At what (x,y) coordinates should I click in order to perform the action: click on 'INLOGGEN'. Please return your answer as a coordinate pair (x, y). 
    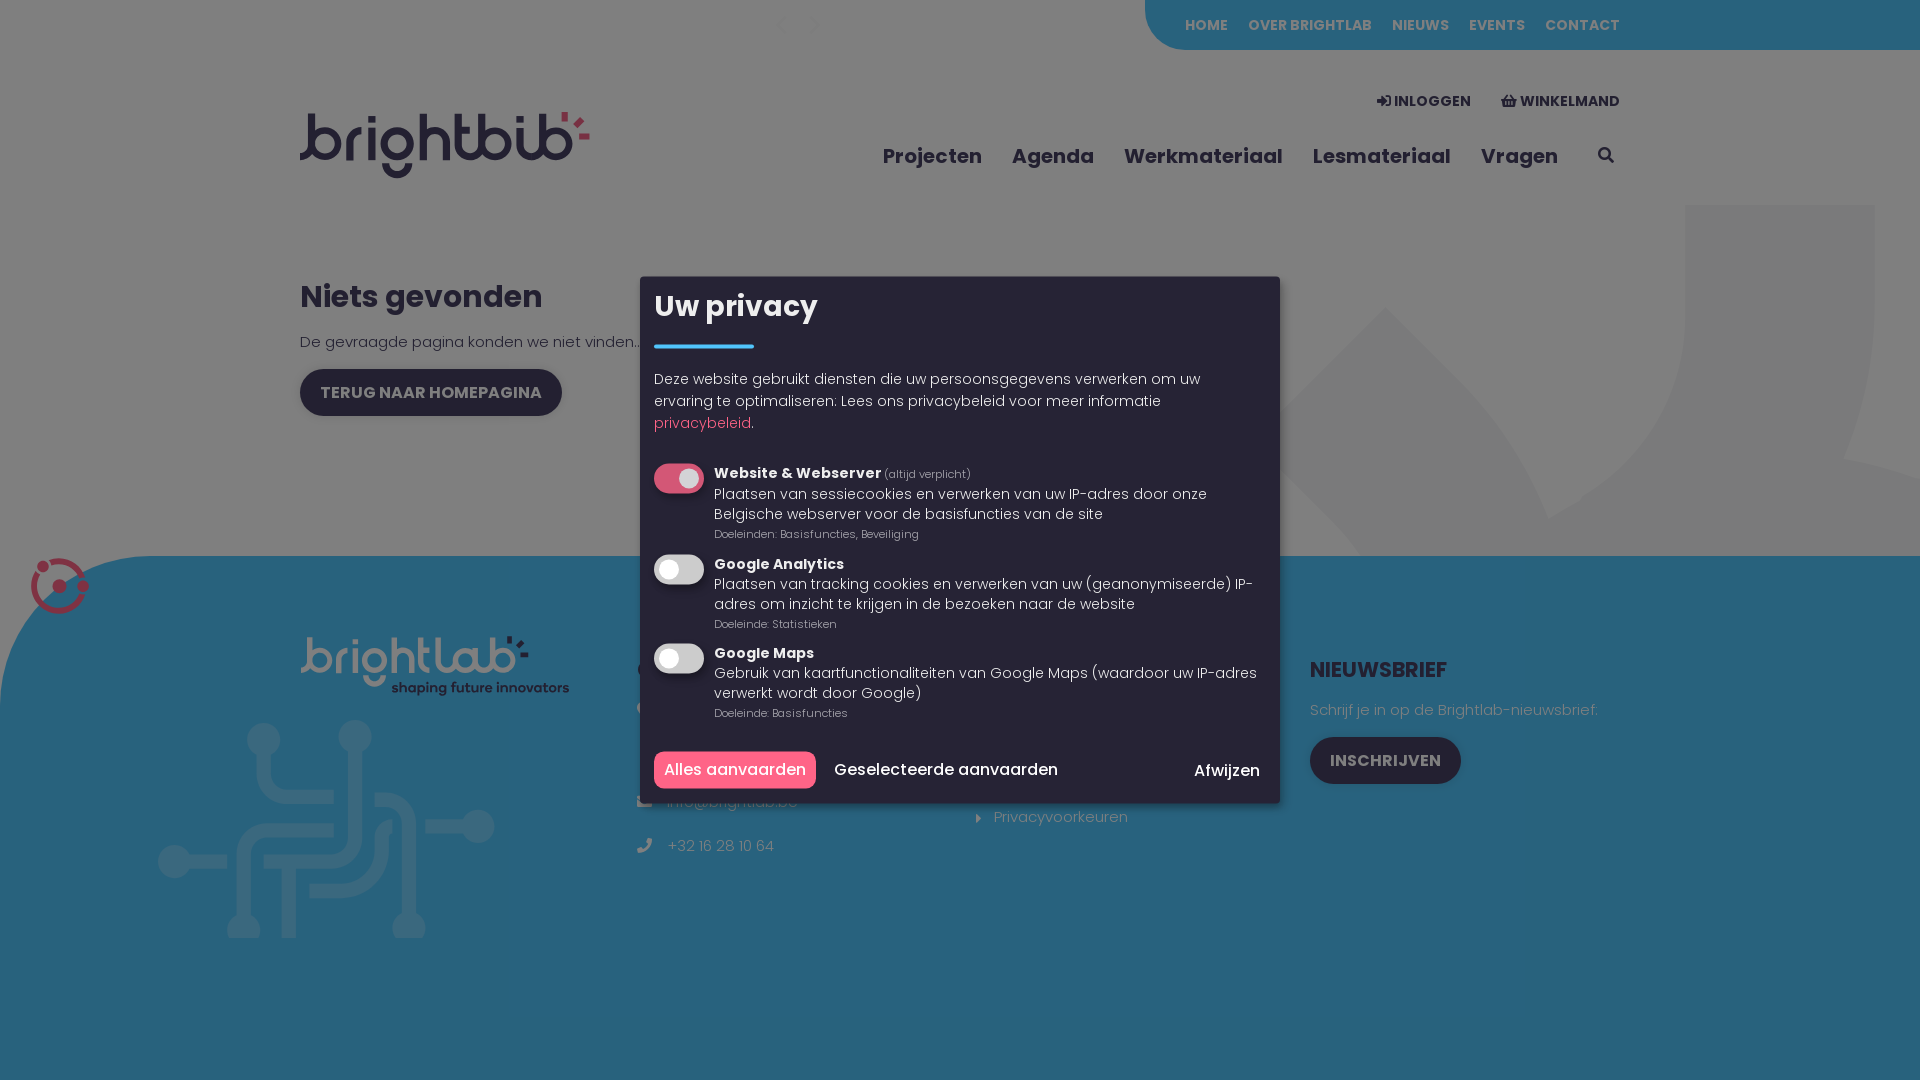
    Looking at the image, I should click on (1423, 100).